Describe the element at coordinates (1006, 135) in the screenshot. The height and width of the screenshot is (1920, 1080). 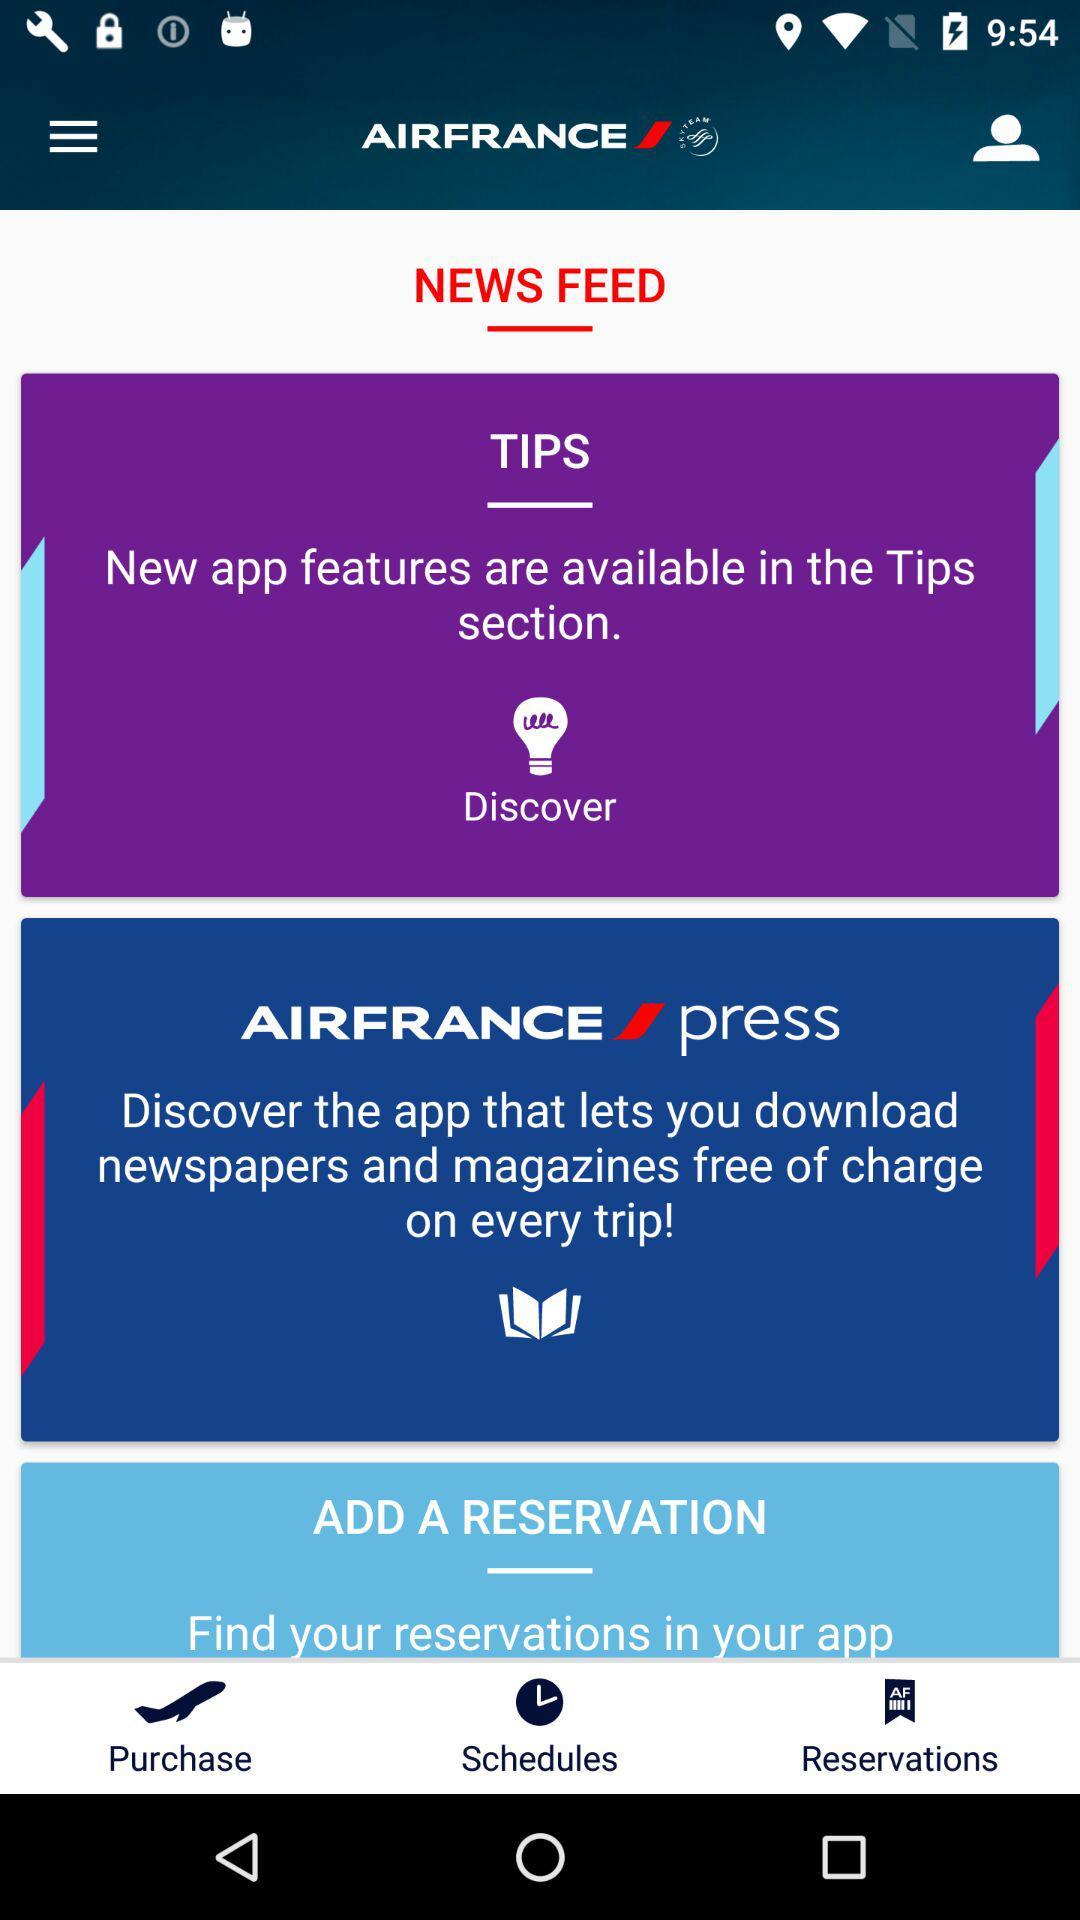
I see `the icon at the top right corner` at that location.